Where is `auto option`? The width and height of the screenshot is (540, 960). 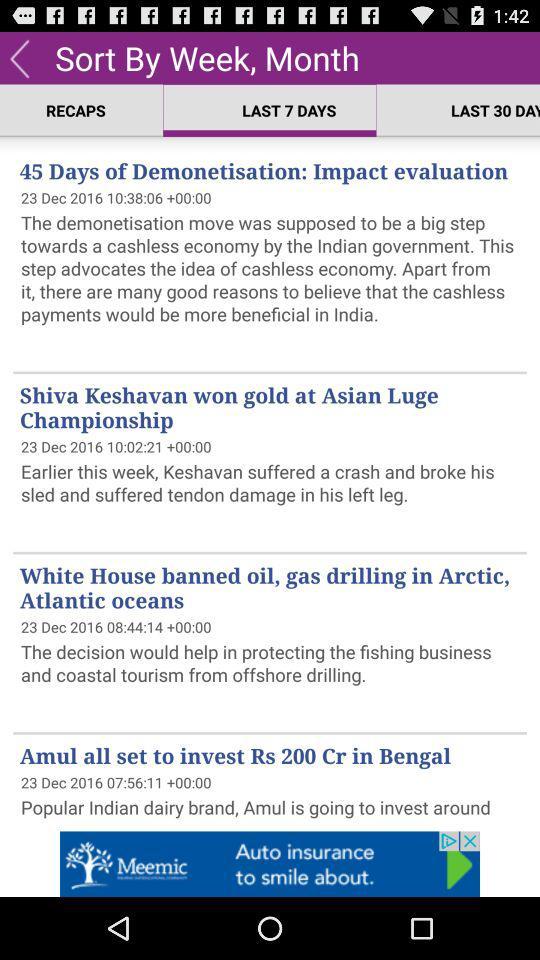
auto option is located at coordinates (270, 863).